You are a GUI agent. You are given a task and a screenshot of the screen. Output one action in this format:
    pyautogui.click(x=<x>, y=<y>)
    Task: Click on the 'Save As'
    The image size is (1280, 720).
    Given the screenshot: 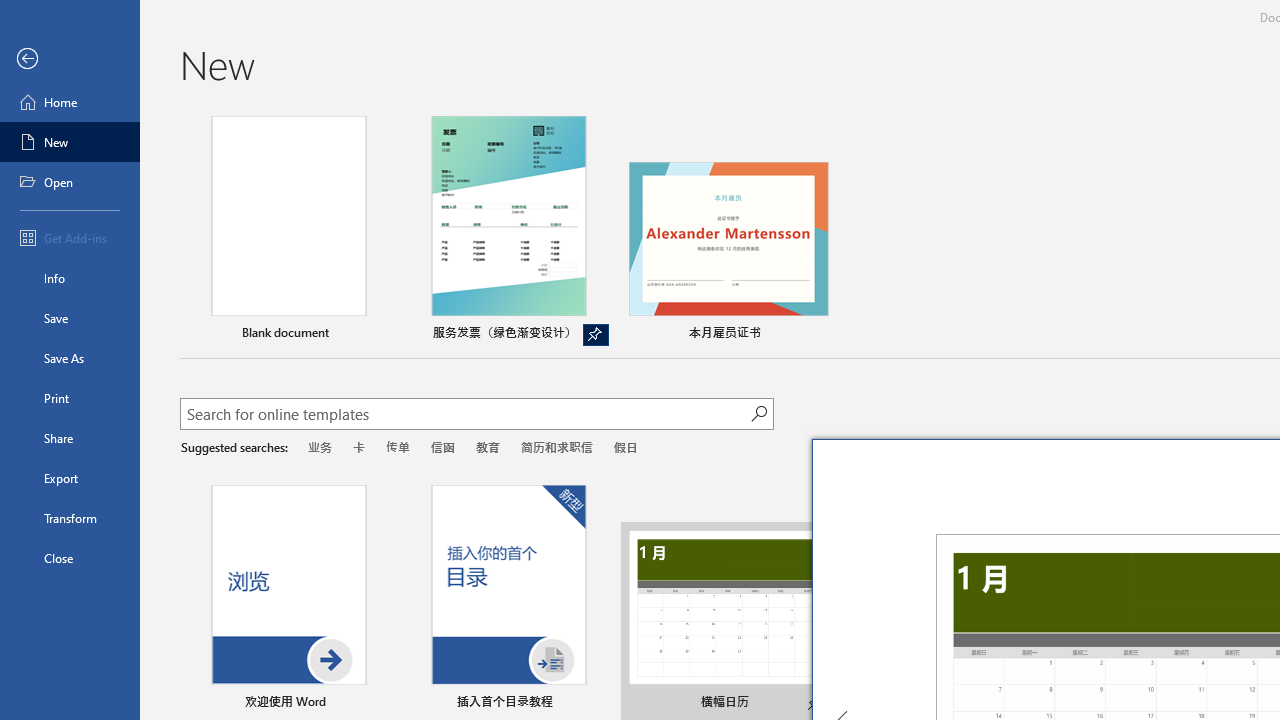 What is the action you would take?
    pyautogui.click(x=69, y=356)
    